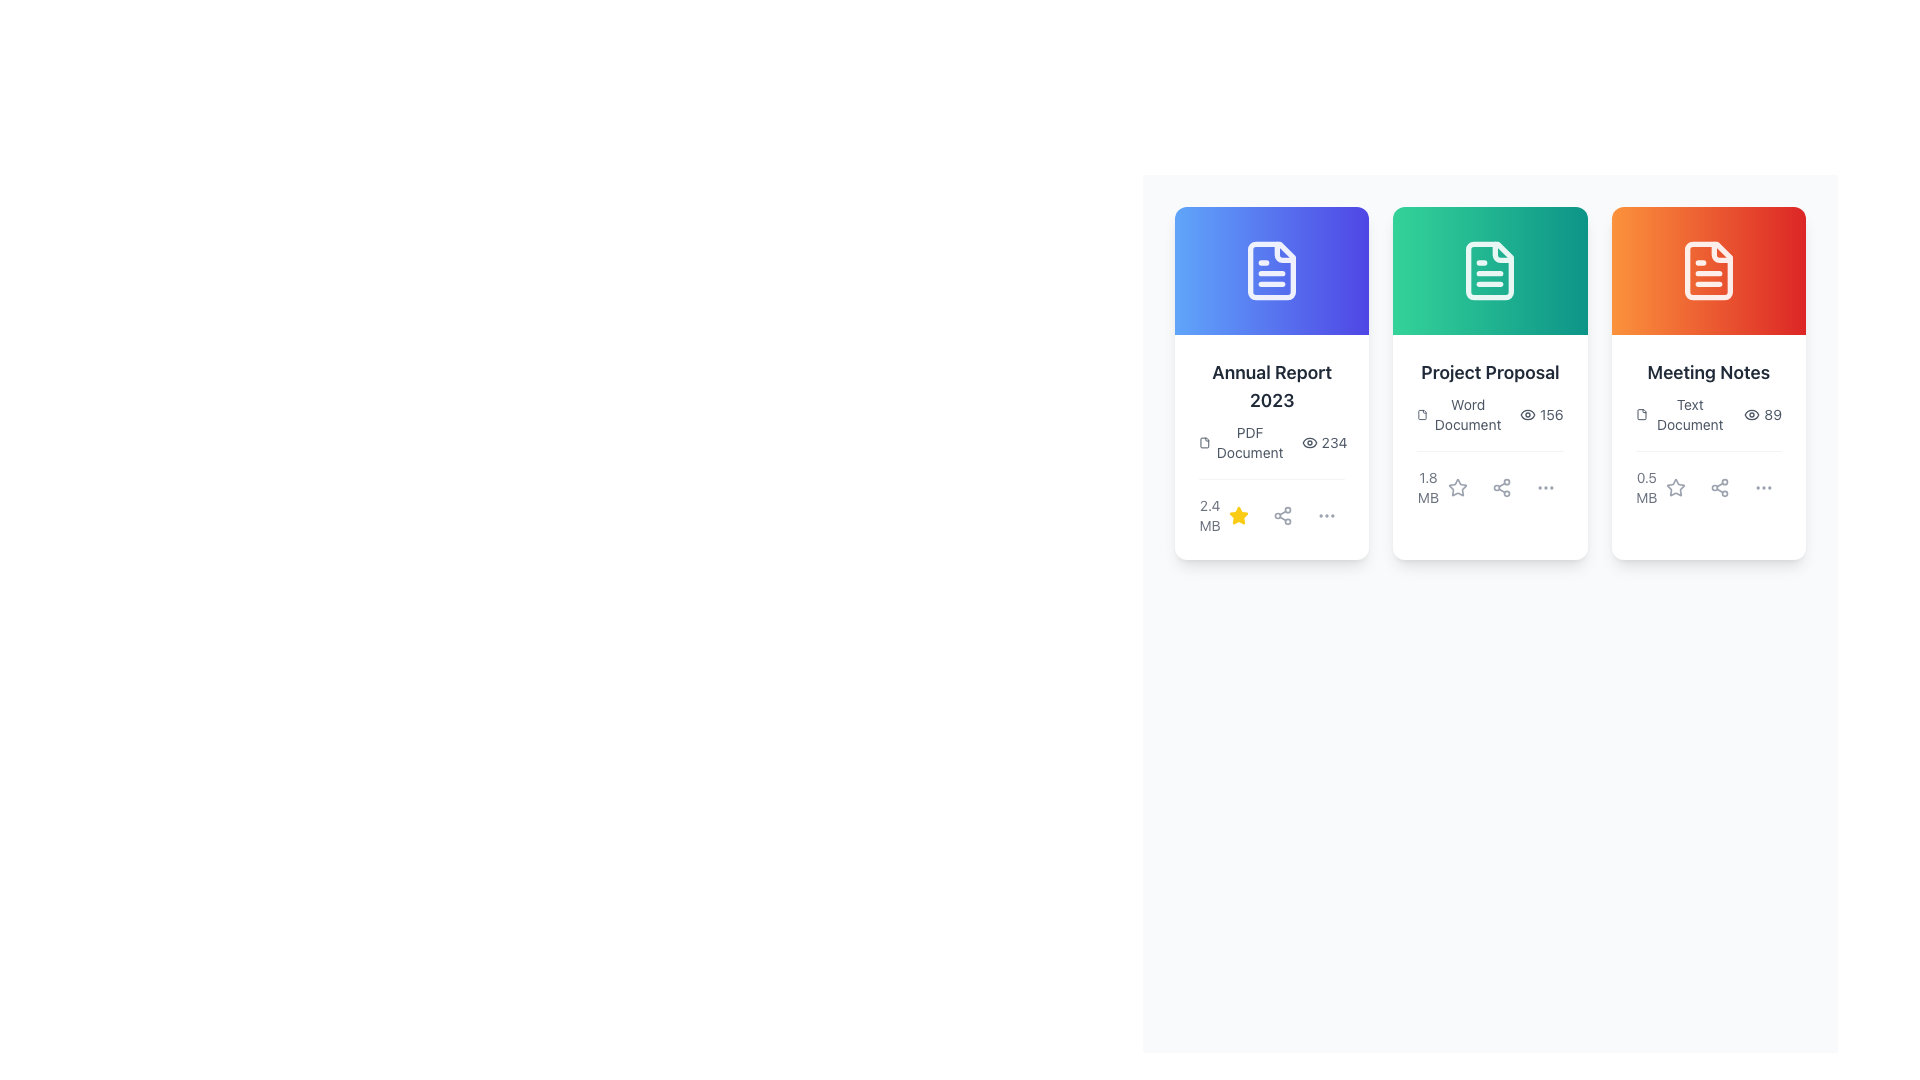 The width and height of the screenshot is (1920, 1080). I want to click on the small eye icon with a gray outline, which is positioned to the left of the numeric text '89' in the 'Meeting Notes' card, so click(1751, 414).